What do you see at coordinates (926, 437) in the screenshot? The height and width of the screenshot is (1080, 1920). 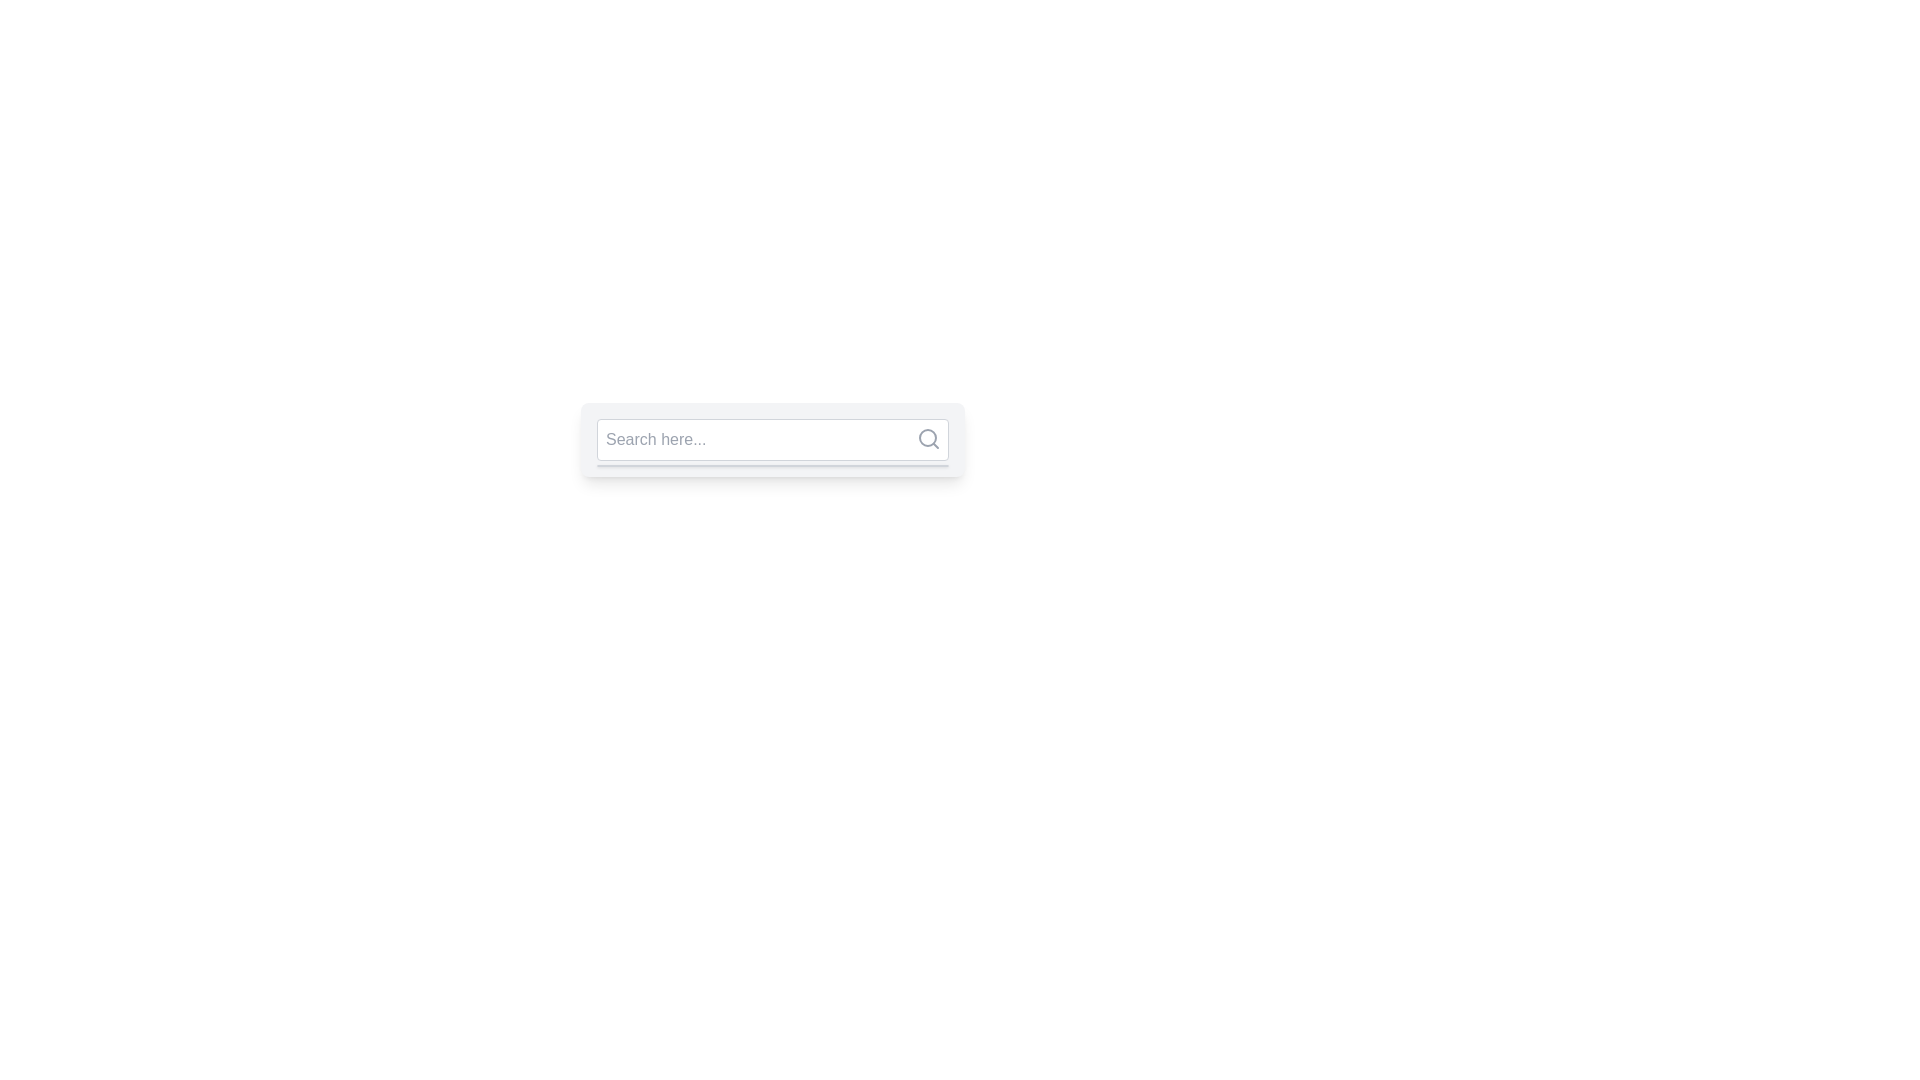 I see `the SVG Circle Graphic of the search icon, which has a gray outline and no fill, located at the top-right corner of the search bar` at bounding box center [926, 437].